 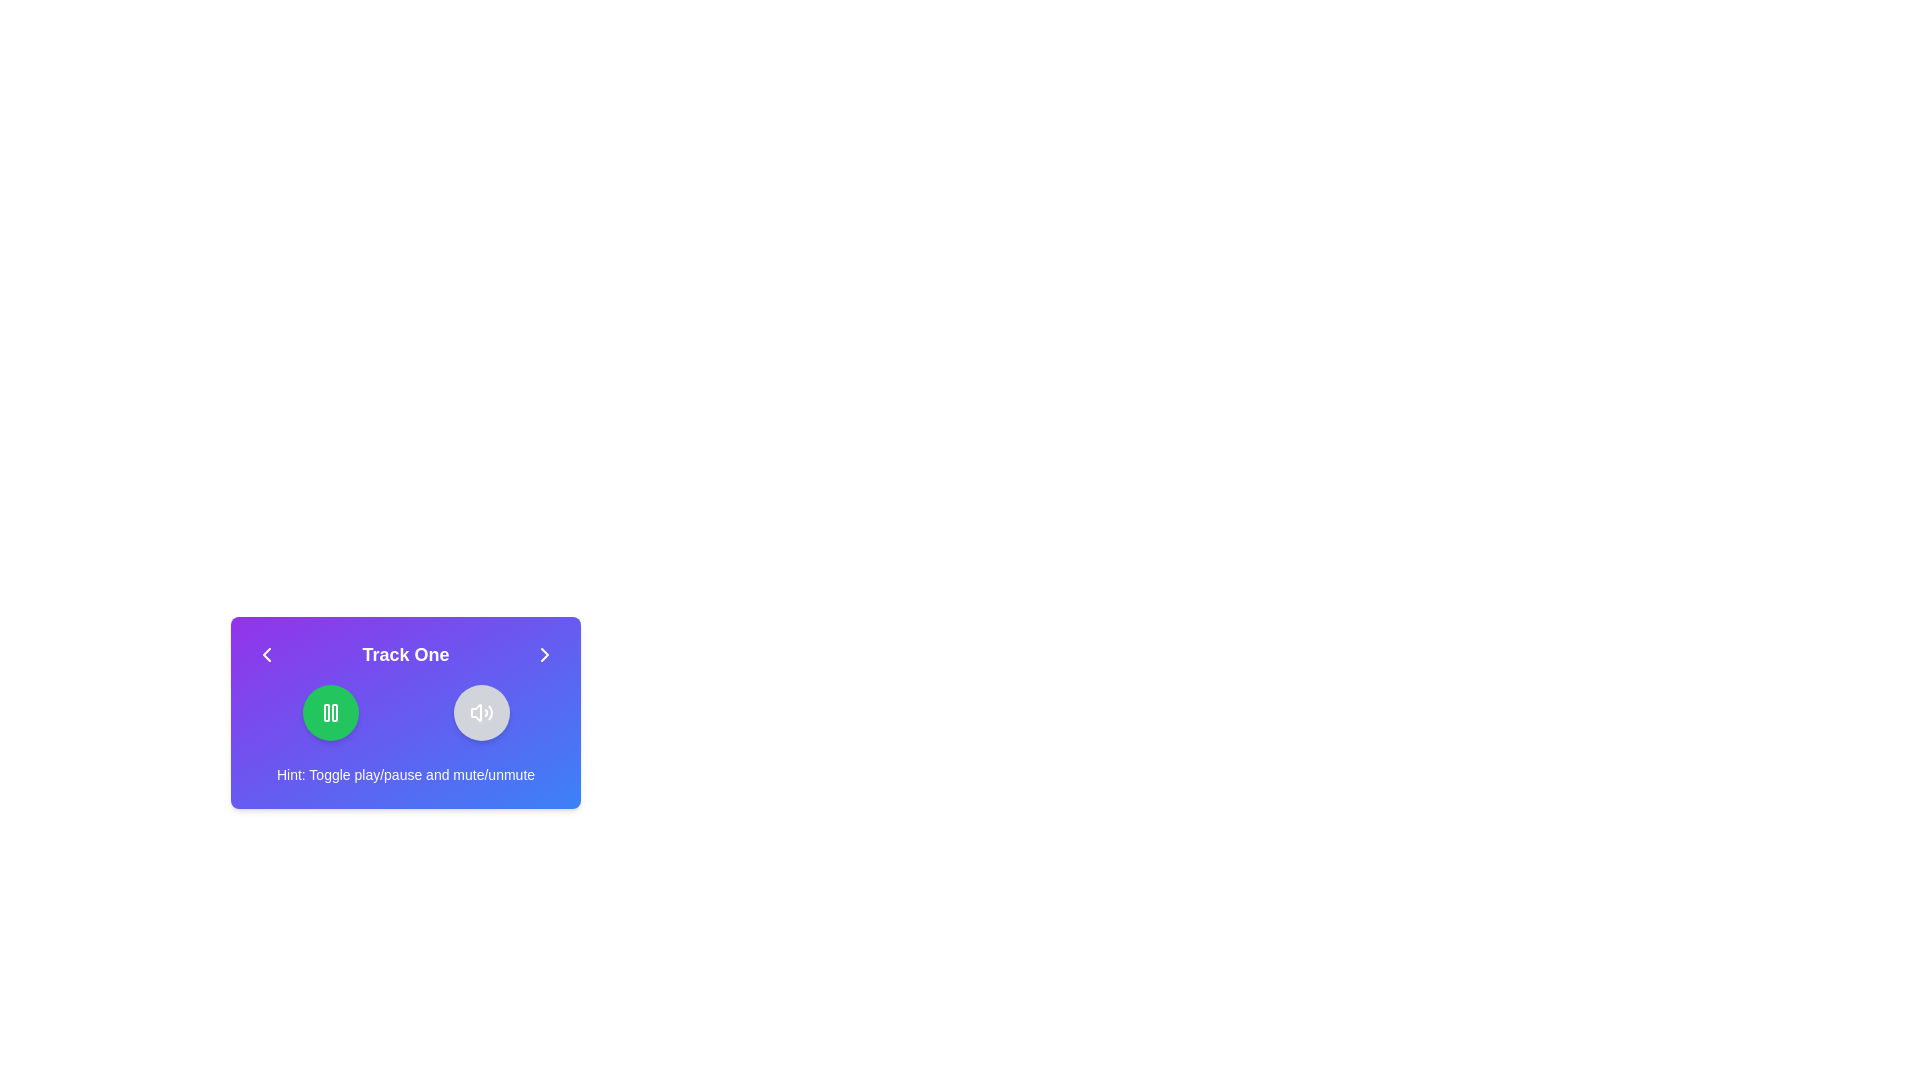 I want to click on the outermost arc of the speaker volume indicator icon, which is located on the far right within the blue section of the footer, so click(x=490, y=712).